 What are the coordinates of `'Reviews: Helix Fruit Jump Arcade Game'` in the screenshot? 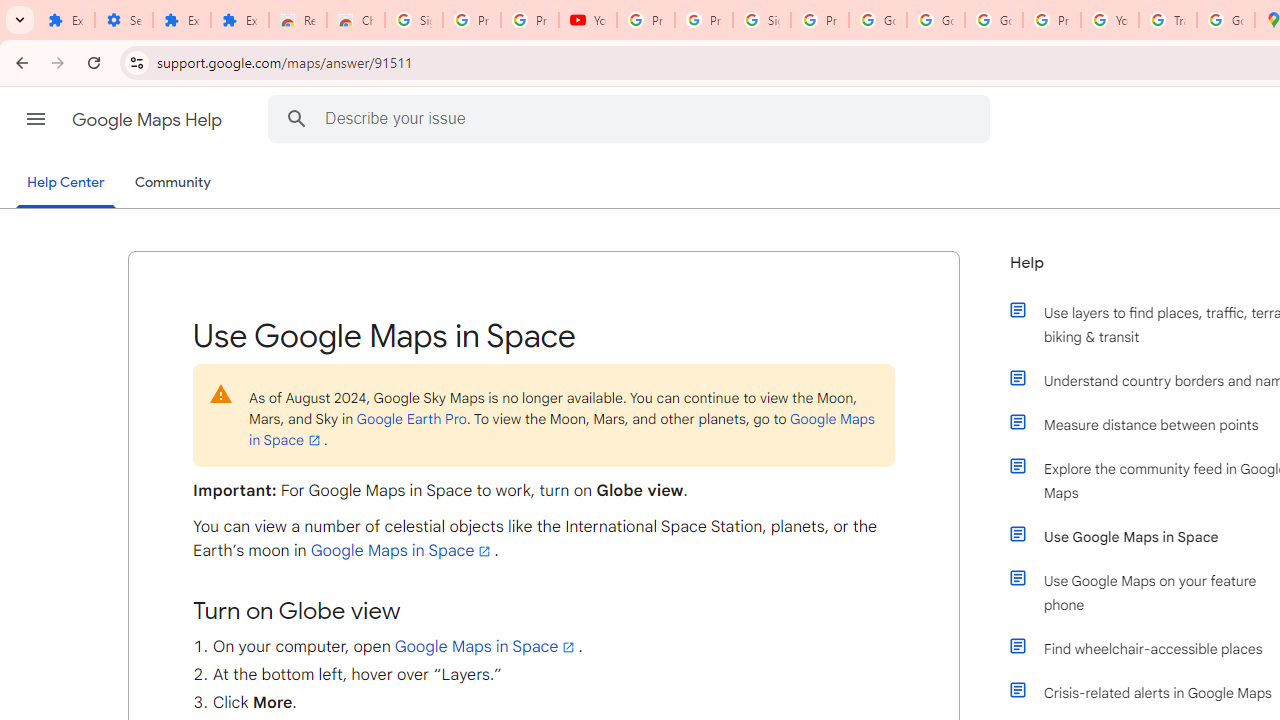 It's located at (296, 20).